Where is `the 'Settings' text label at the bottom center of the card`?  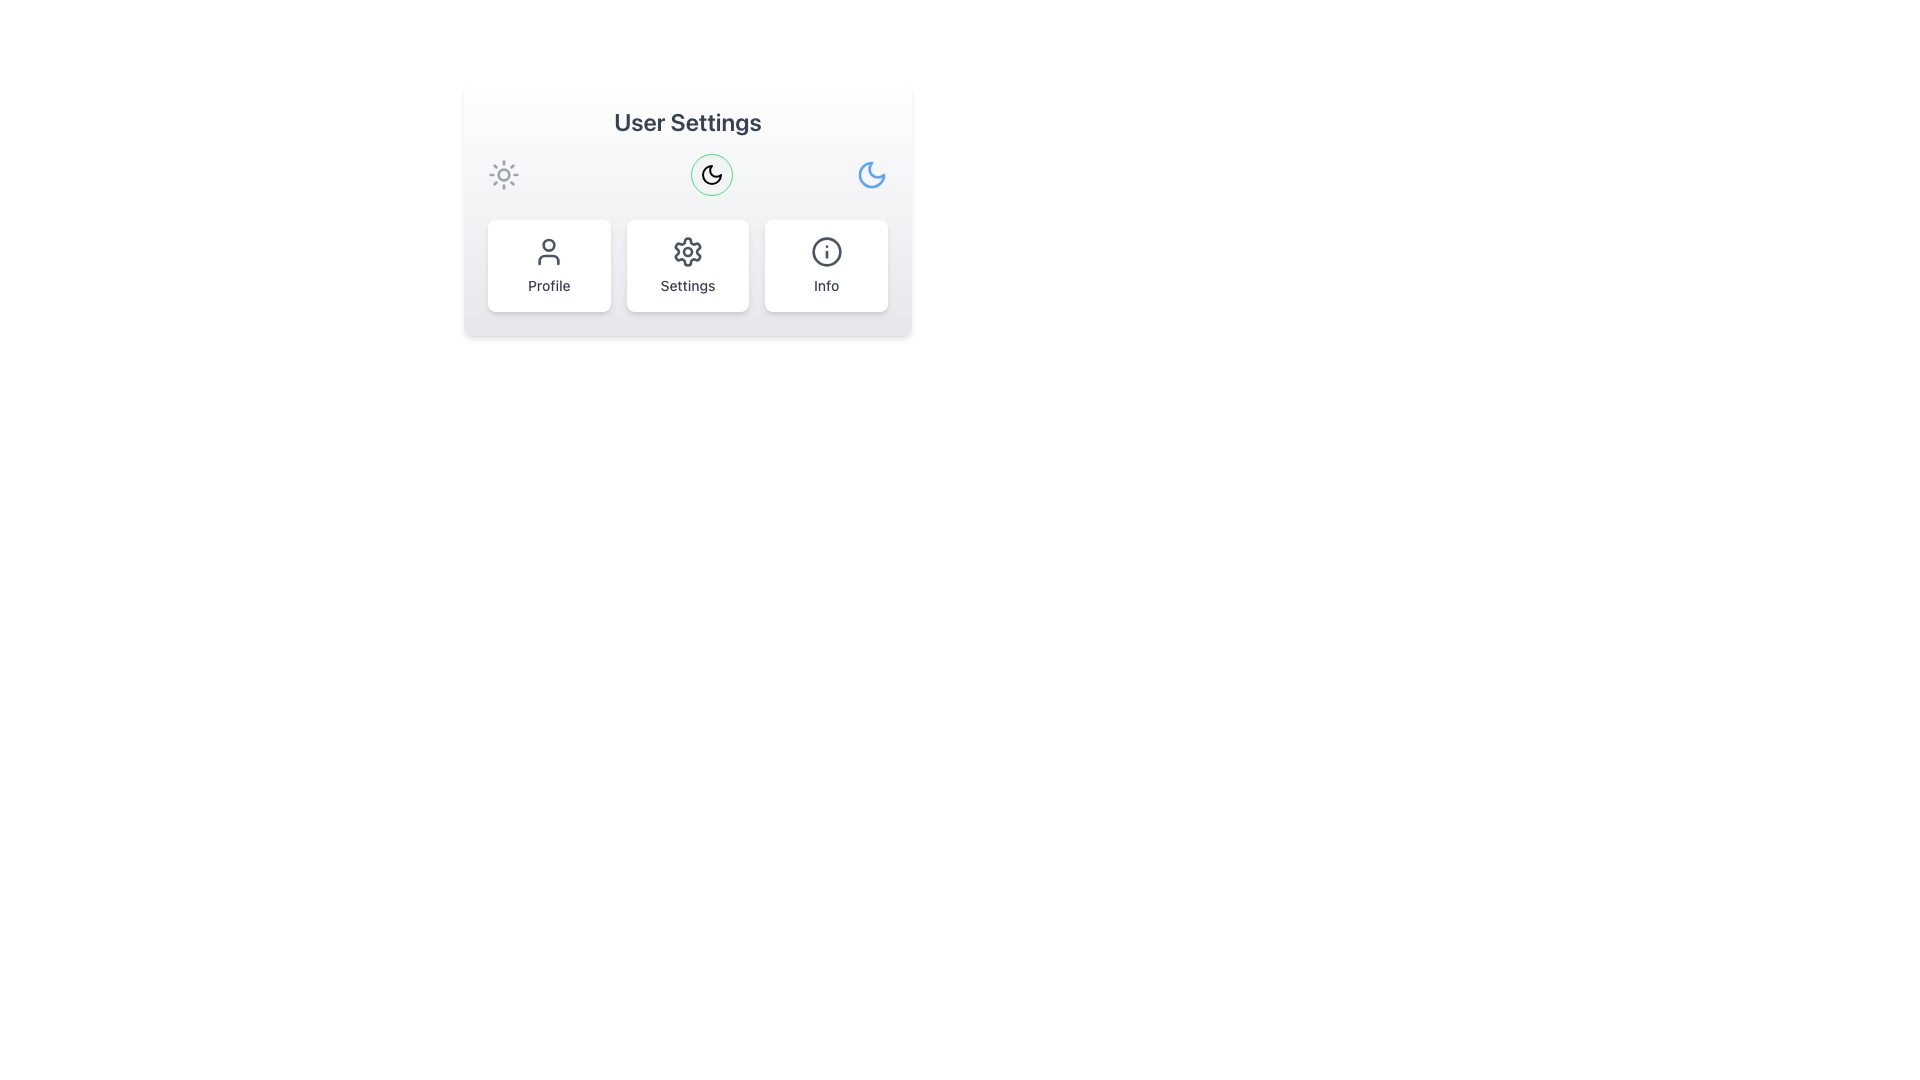
the 'Settings' text label at the bottom center of the card is located at coordinates (687, 285).